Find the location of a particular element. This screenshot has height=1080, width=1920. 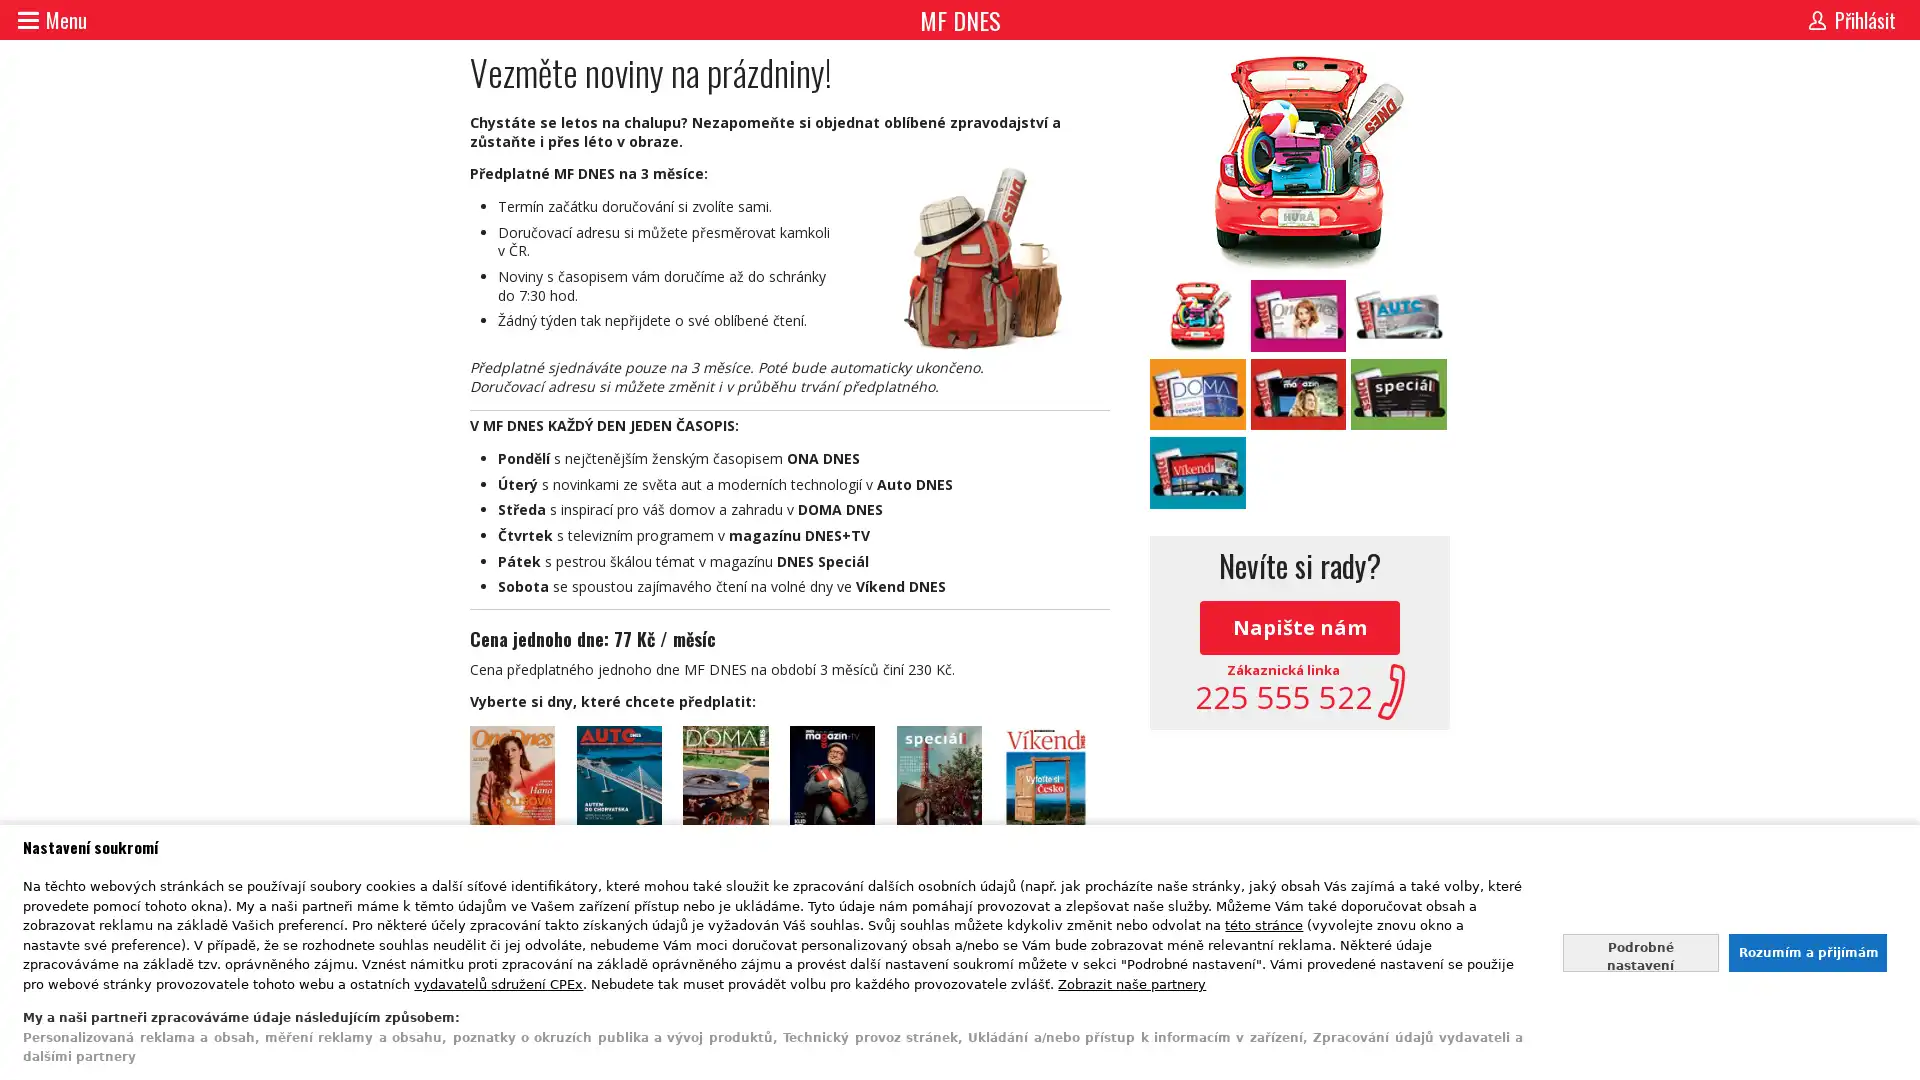

Souhlasit s nasim zpracovanim udaju a zavrit is located at coordinates (1806, 951).